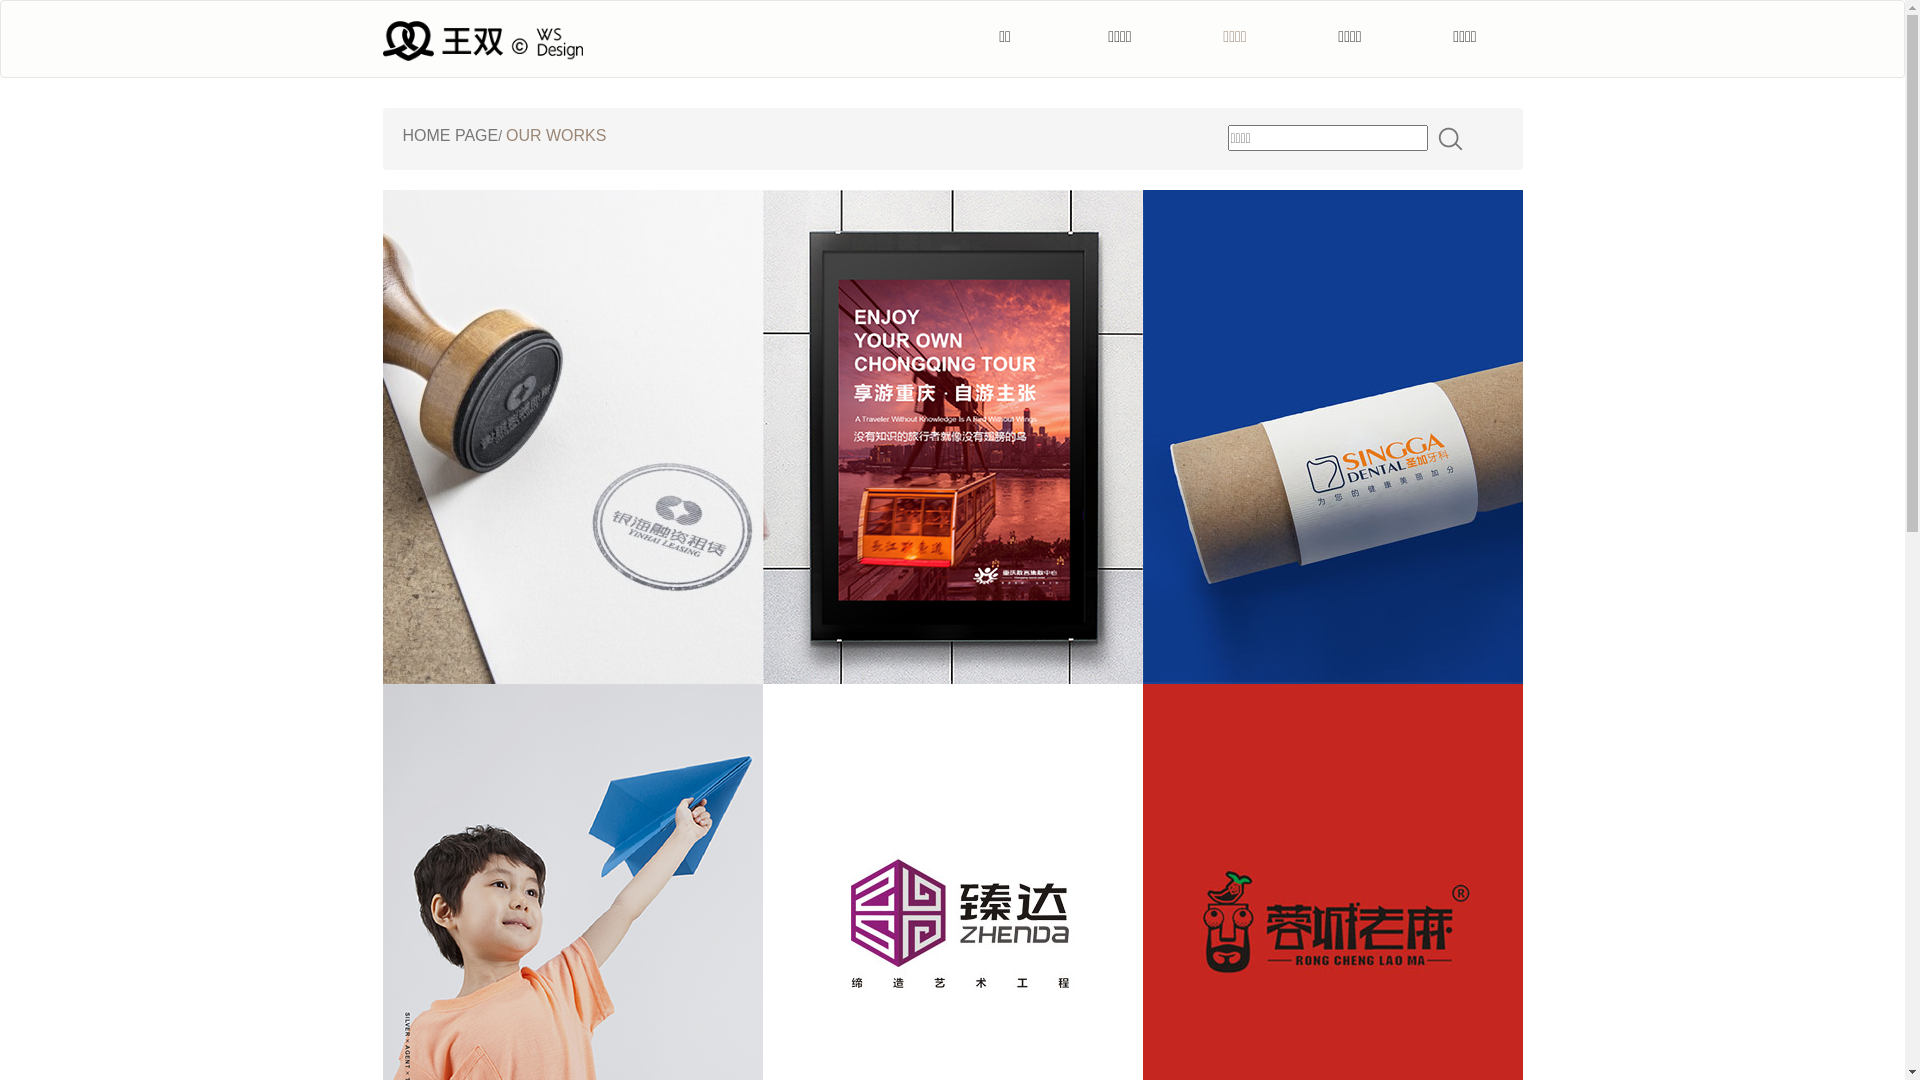  What do you see at coordinates (449, 135) in the screenshot?
I see `'HOME PAGE'` at bounding box center [449, 135].